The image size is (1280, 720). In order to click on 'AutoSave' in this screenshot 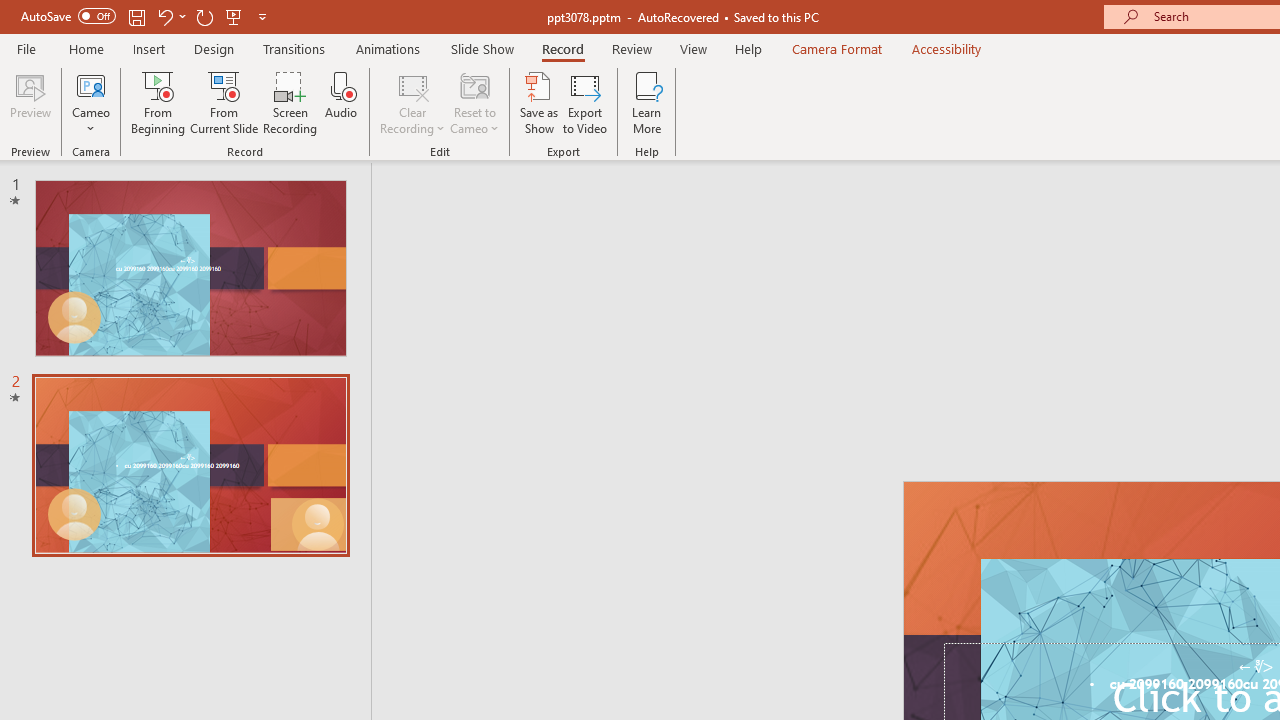, I will do `click(68, 16)`.